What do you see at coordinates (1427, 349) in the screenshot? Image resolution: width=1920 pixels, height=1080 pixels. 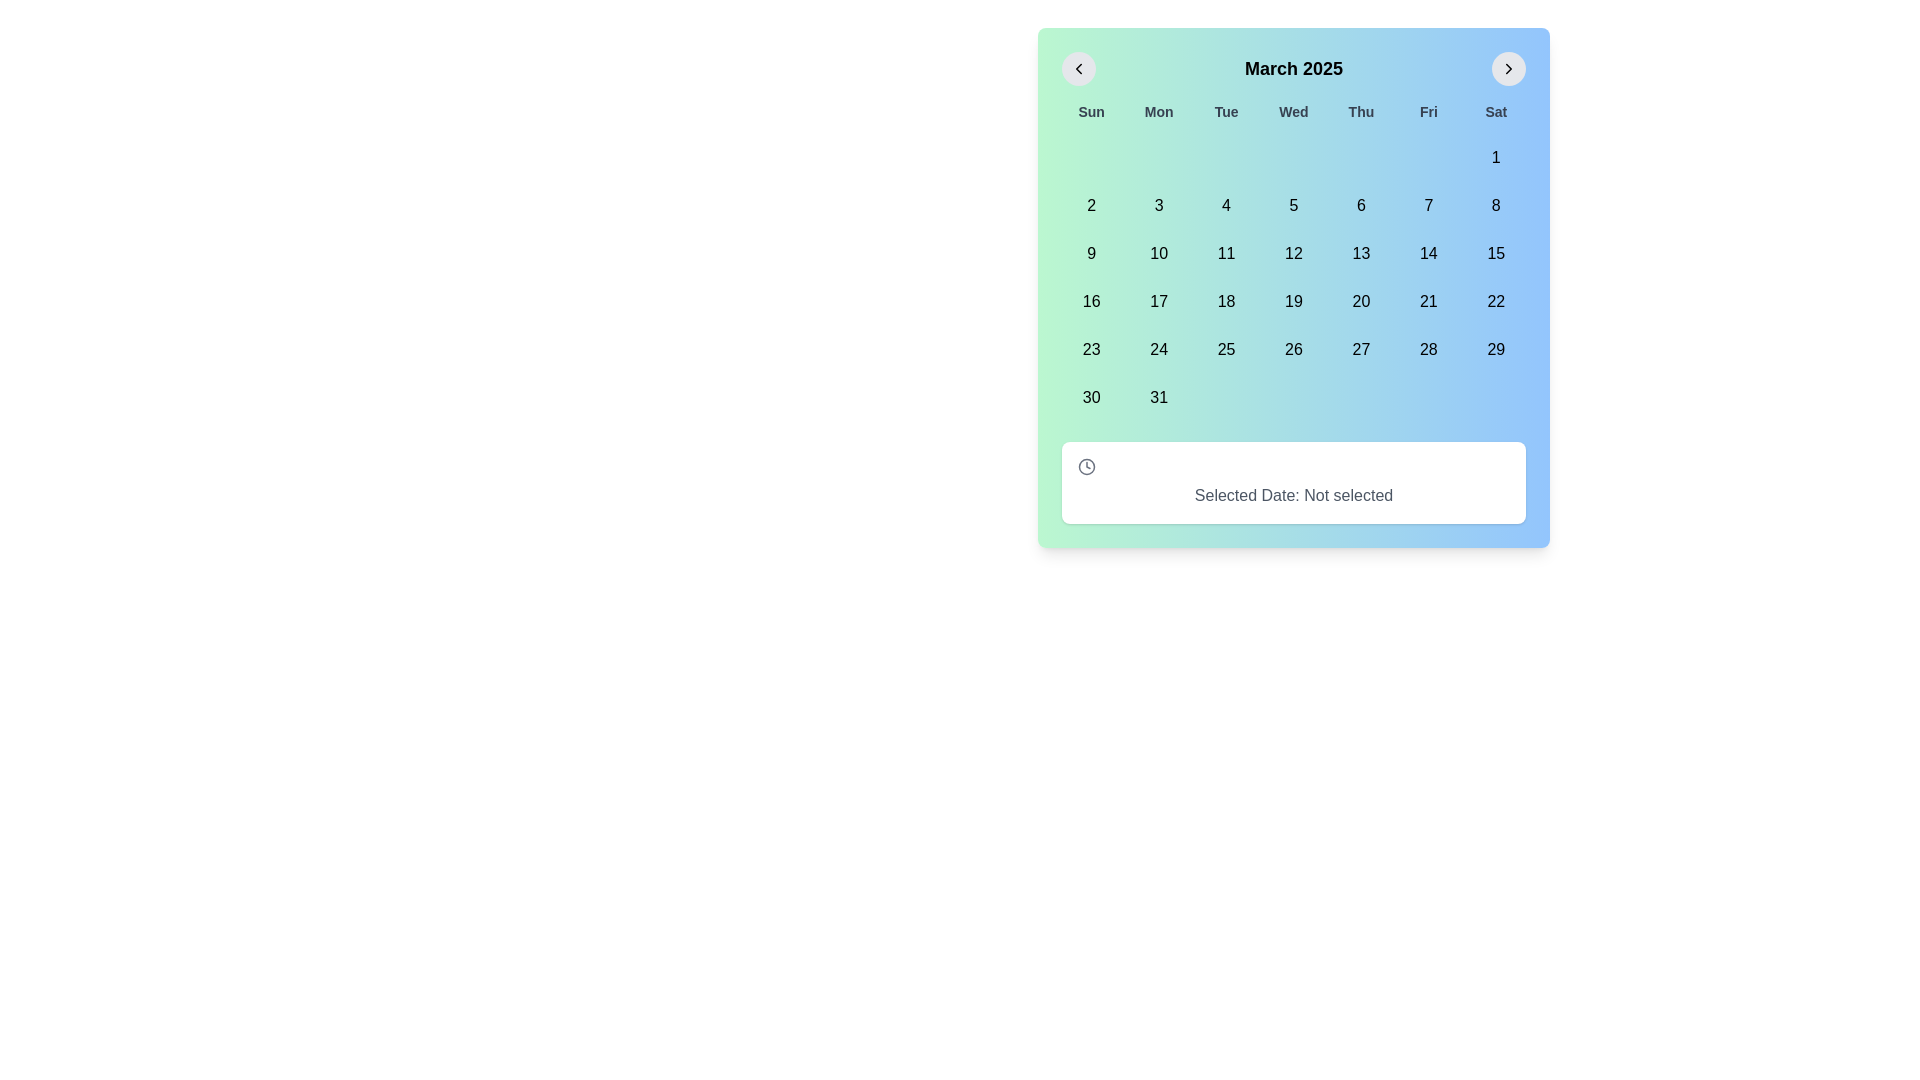 I see `the selectable day button representing the 28th day of the month in the calendar view` at bounding box center [1427, 349].